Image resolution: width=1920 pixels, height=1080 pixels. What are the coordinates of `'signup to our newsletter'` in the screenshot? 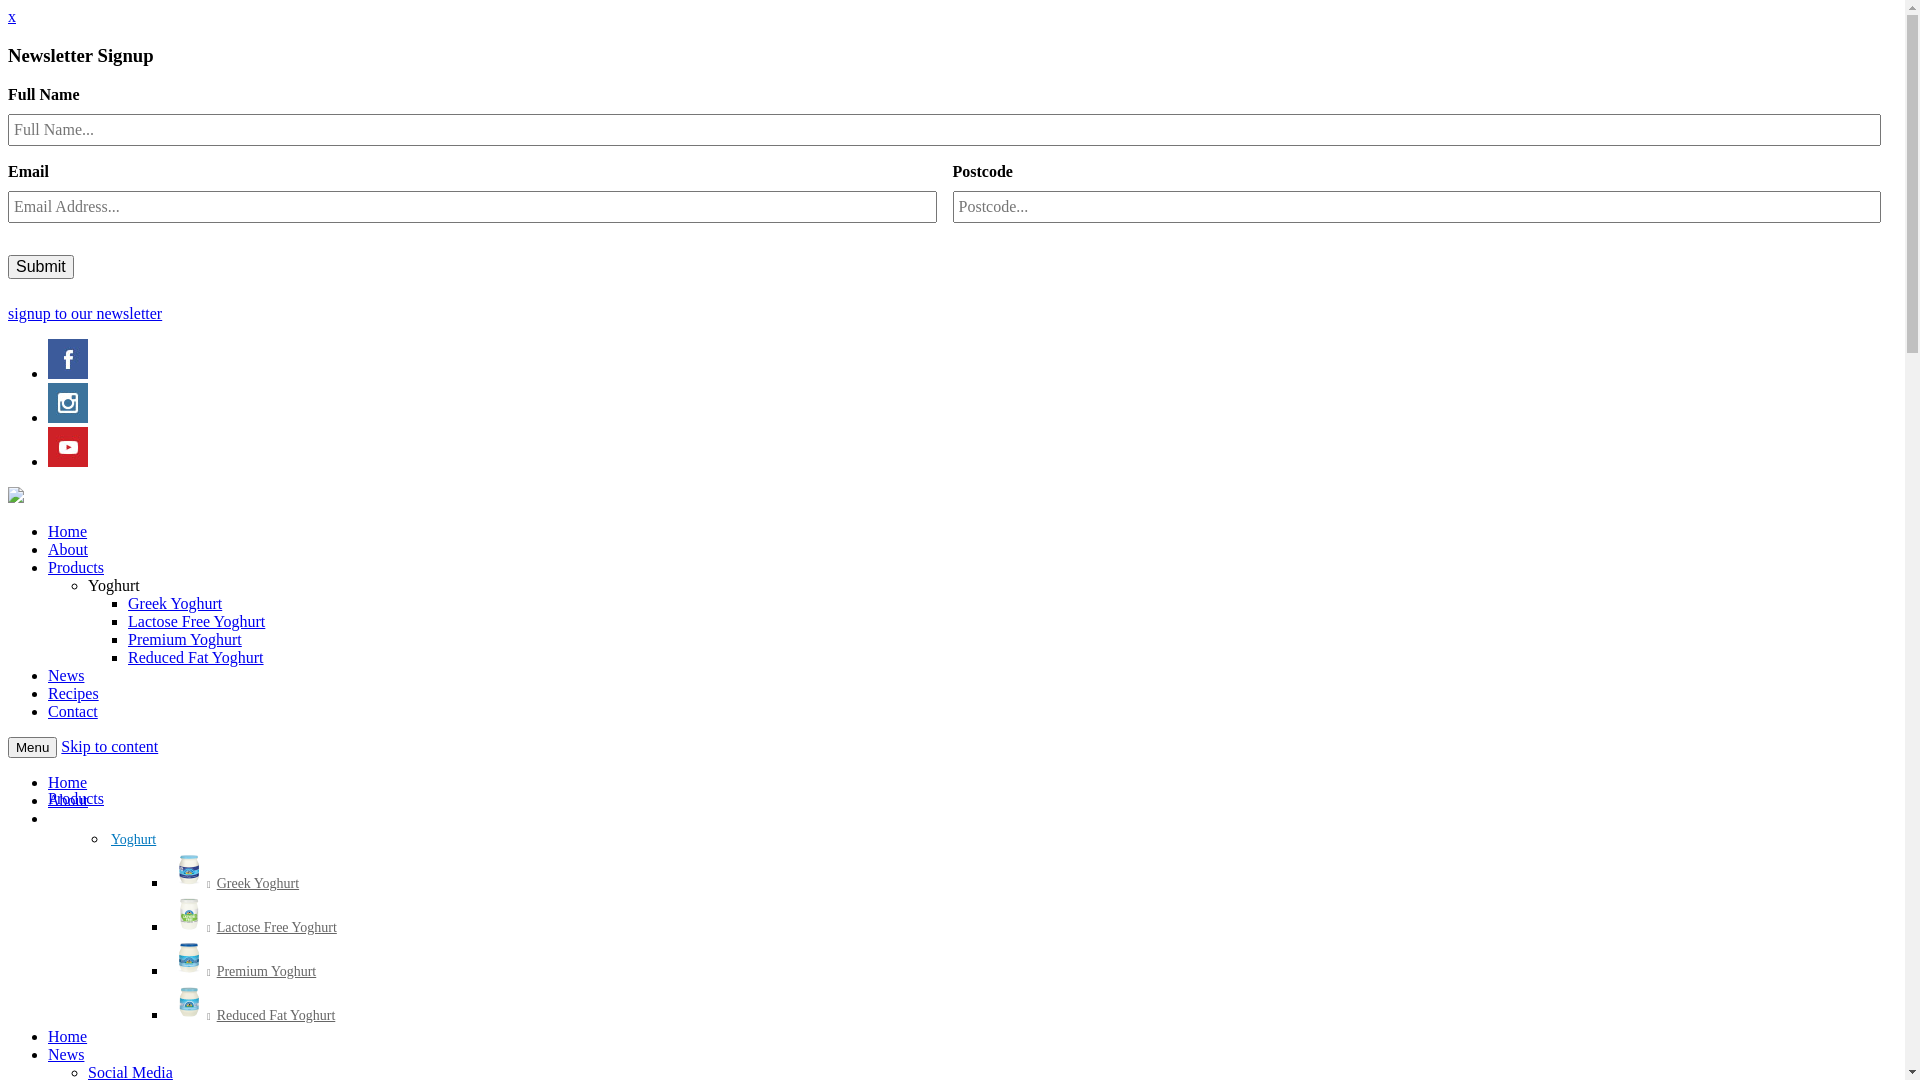 It's located at (84, 313).